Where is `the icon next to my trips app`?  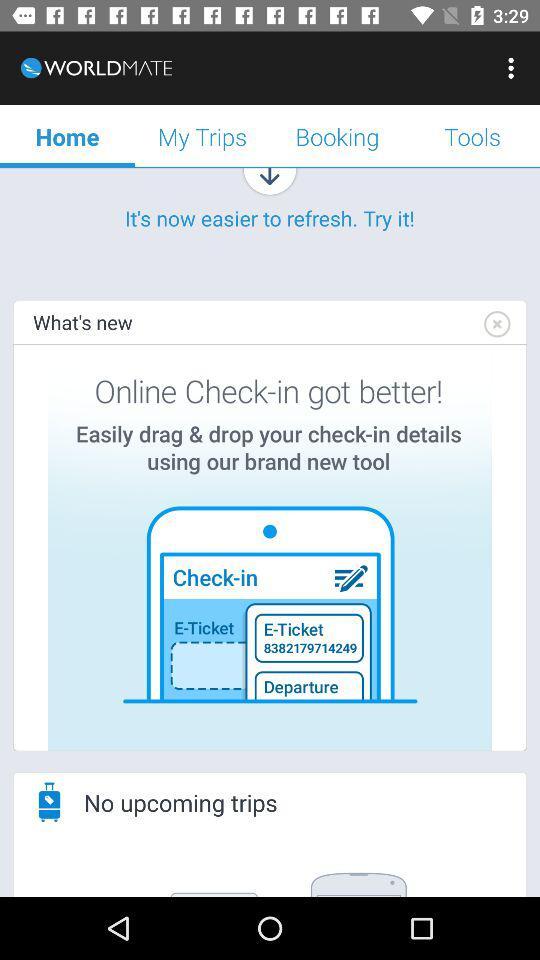 the icon next to my trips app is located at coordinates (337, 135).